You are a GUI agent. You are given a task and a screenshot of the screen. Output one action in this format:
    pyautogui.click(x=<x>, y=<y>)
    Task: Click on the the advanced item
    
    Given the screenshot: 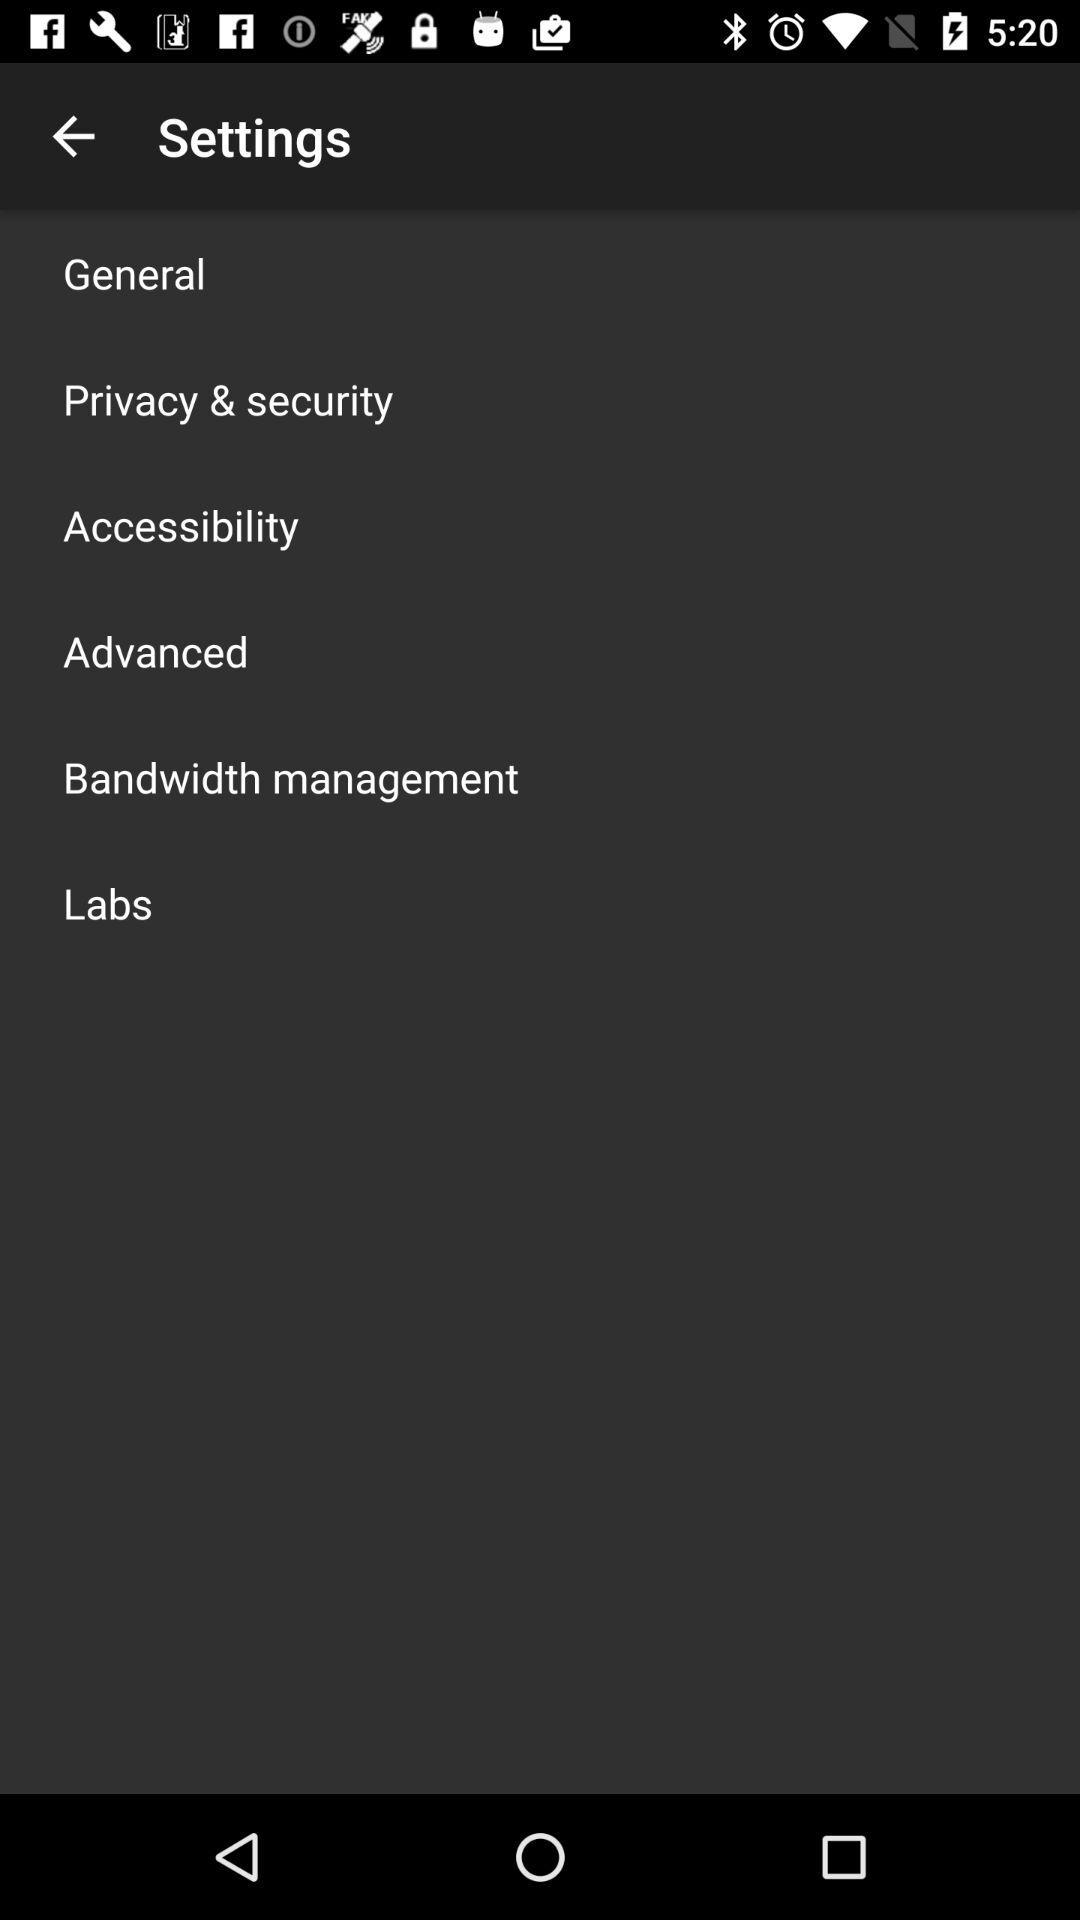 What is the action you would take?
    pyautogui.click(x=154, y=651)
    